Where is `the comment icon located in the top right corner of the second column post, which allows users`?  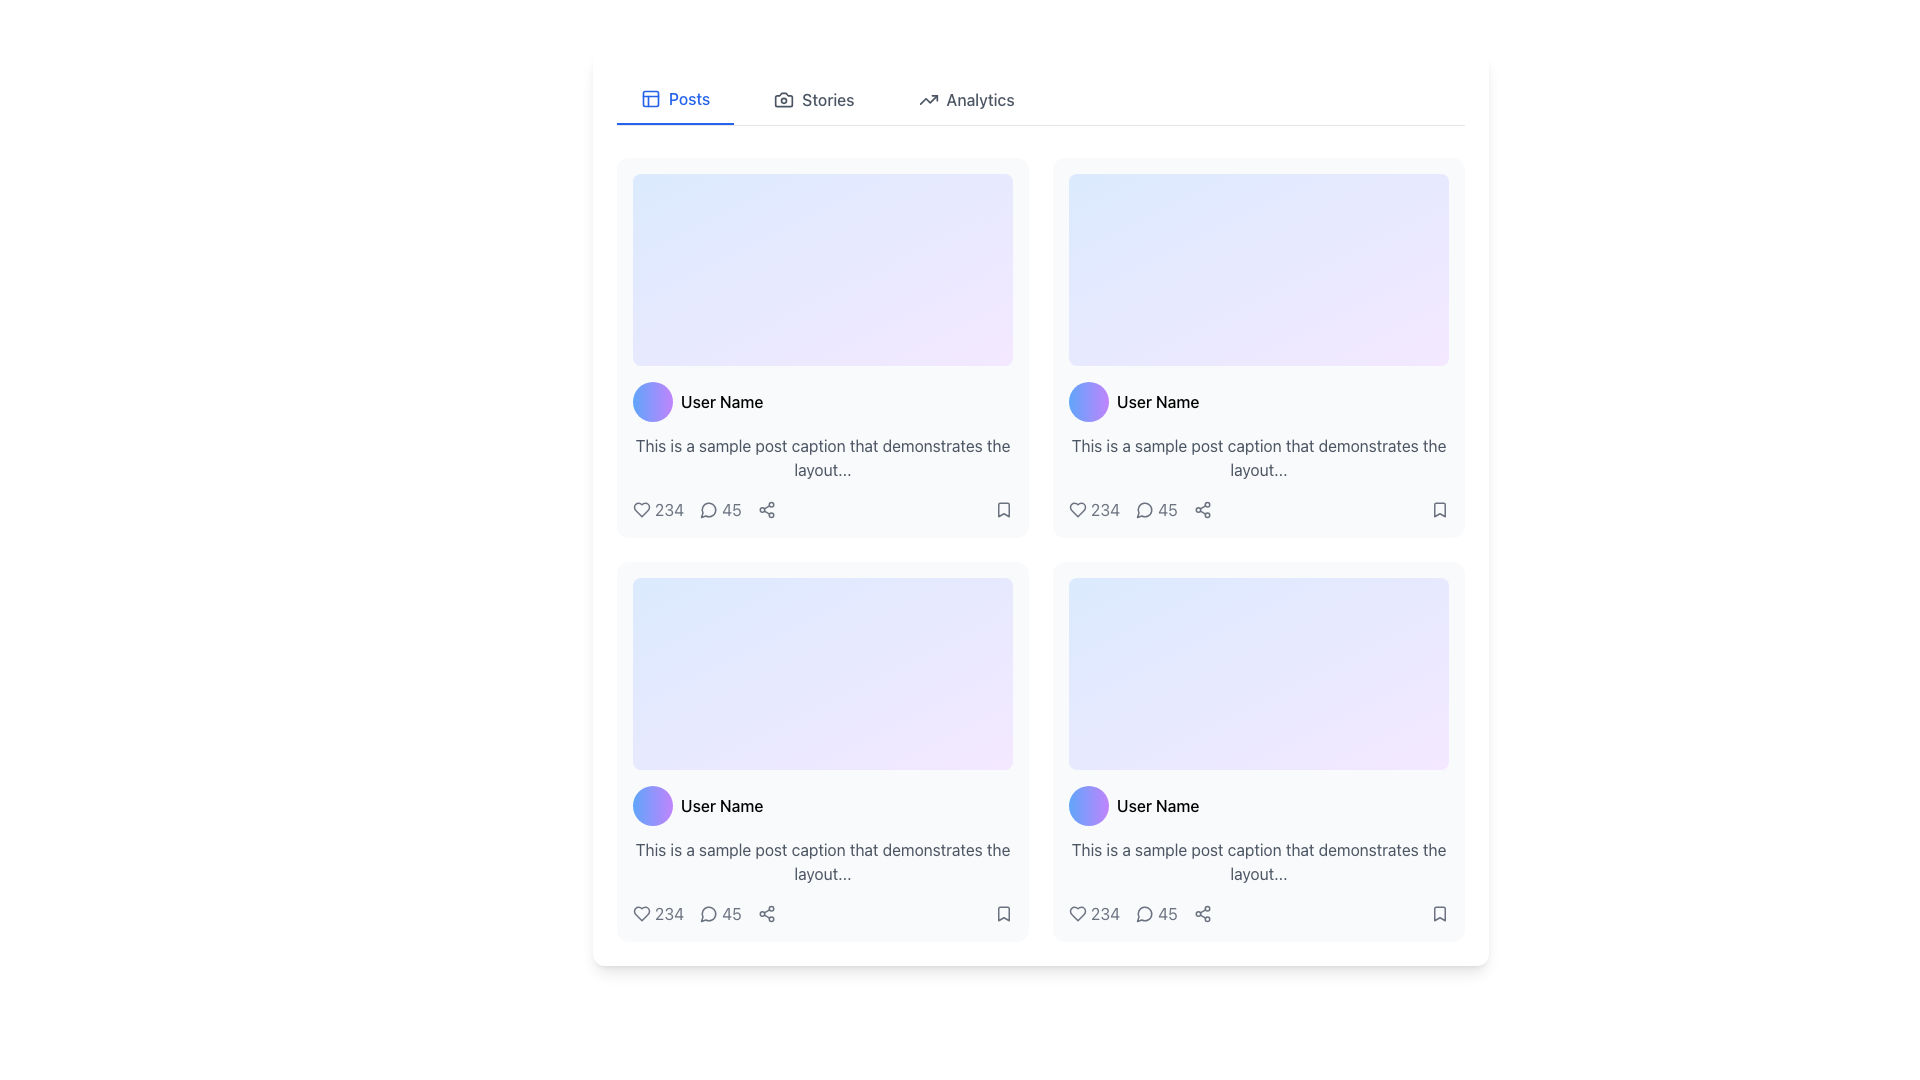
the comment icon located in the top right corner of the second column post, which allows users is located at coordinates (1144, 509).